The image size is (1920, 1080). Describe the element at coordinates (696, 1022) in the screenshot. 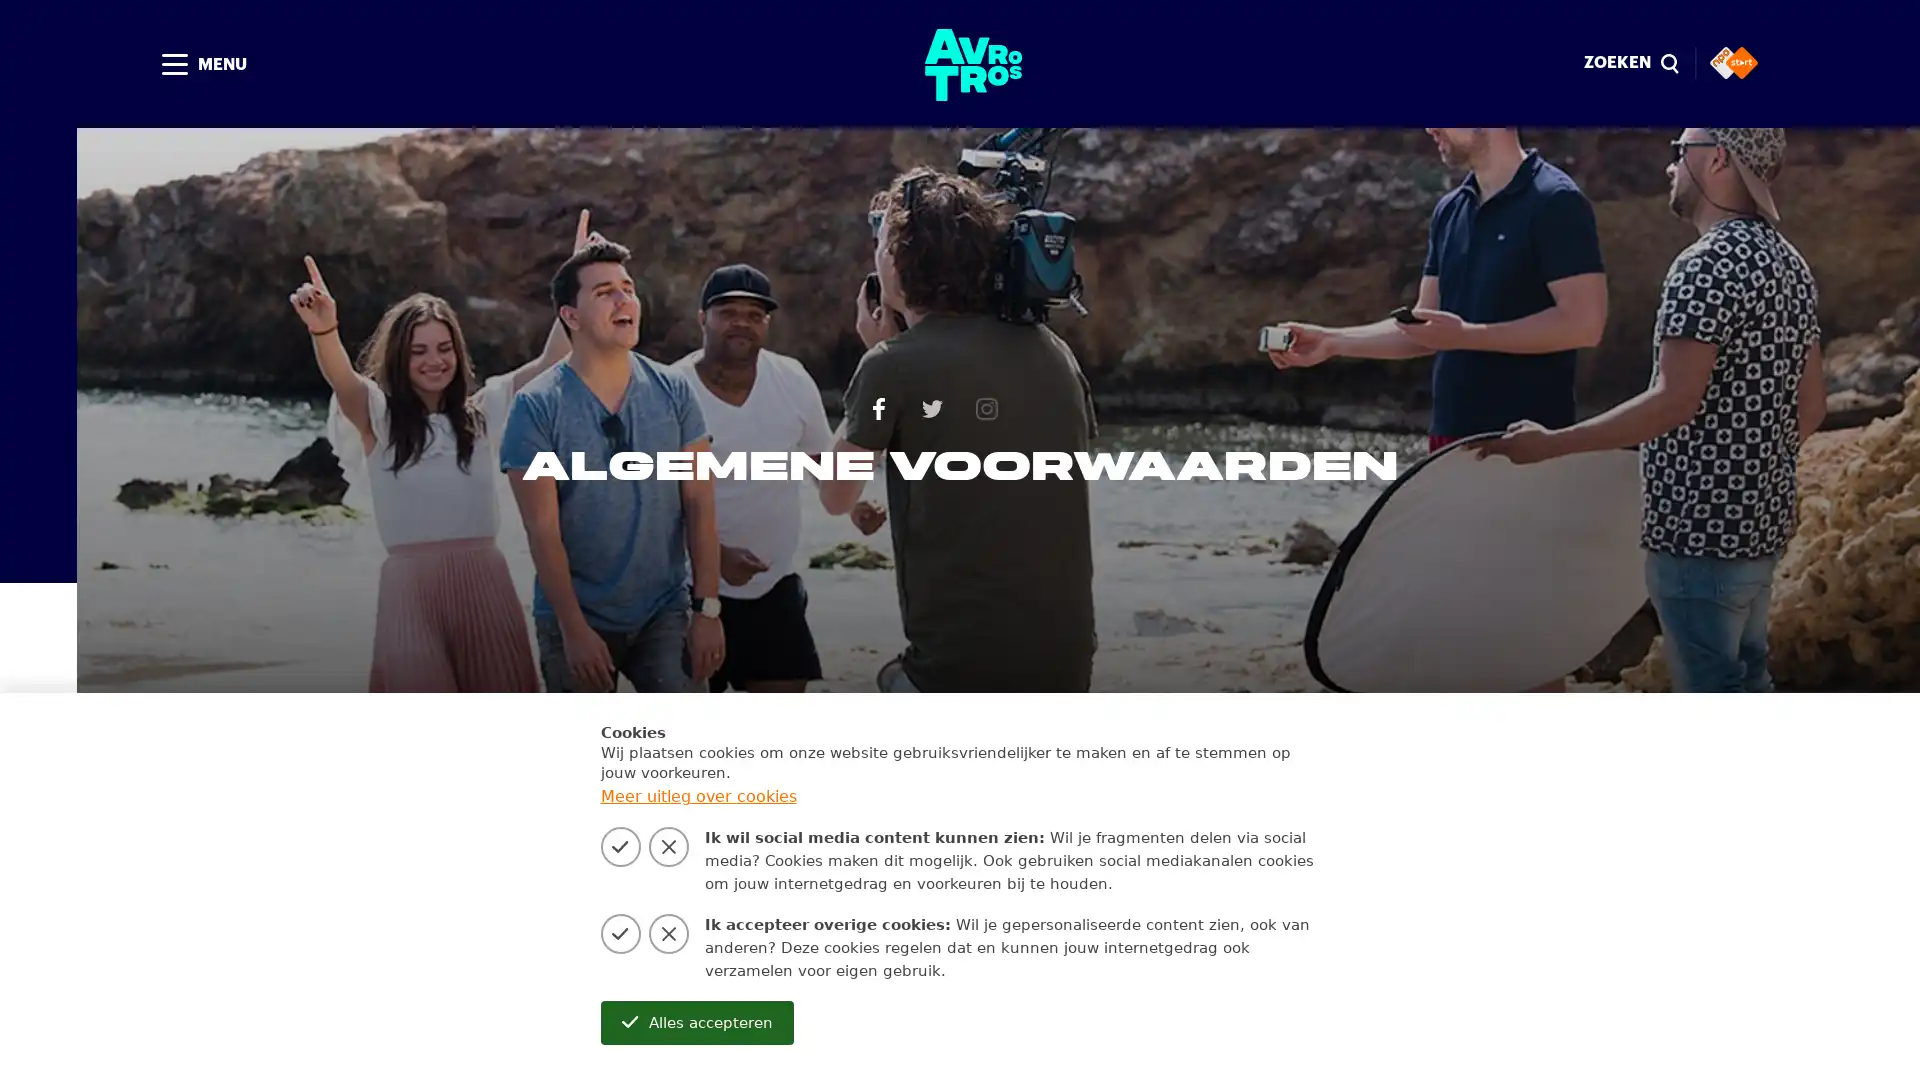

I see `Alles accepteren` at that location.